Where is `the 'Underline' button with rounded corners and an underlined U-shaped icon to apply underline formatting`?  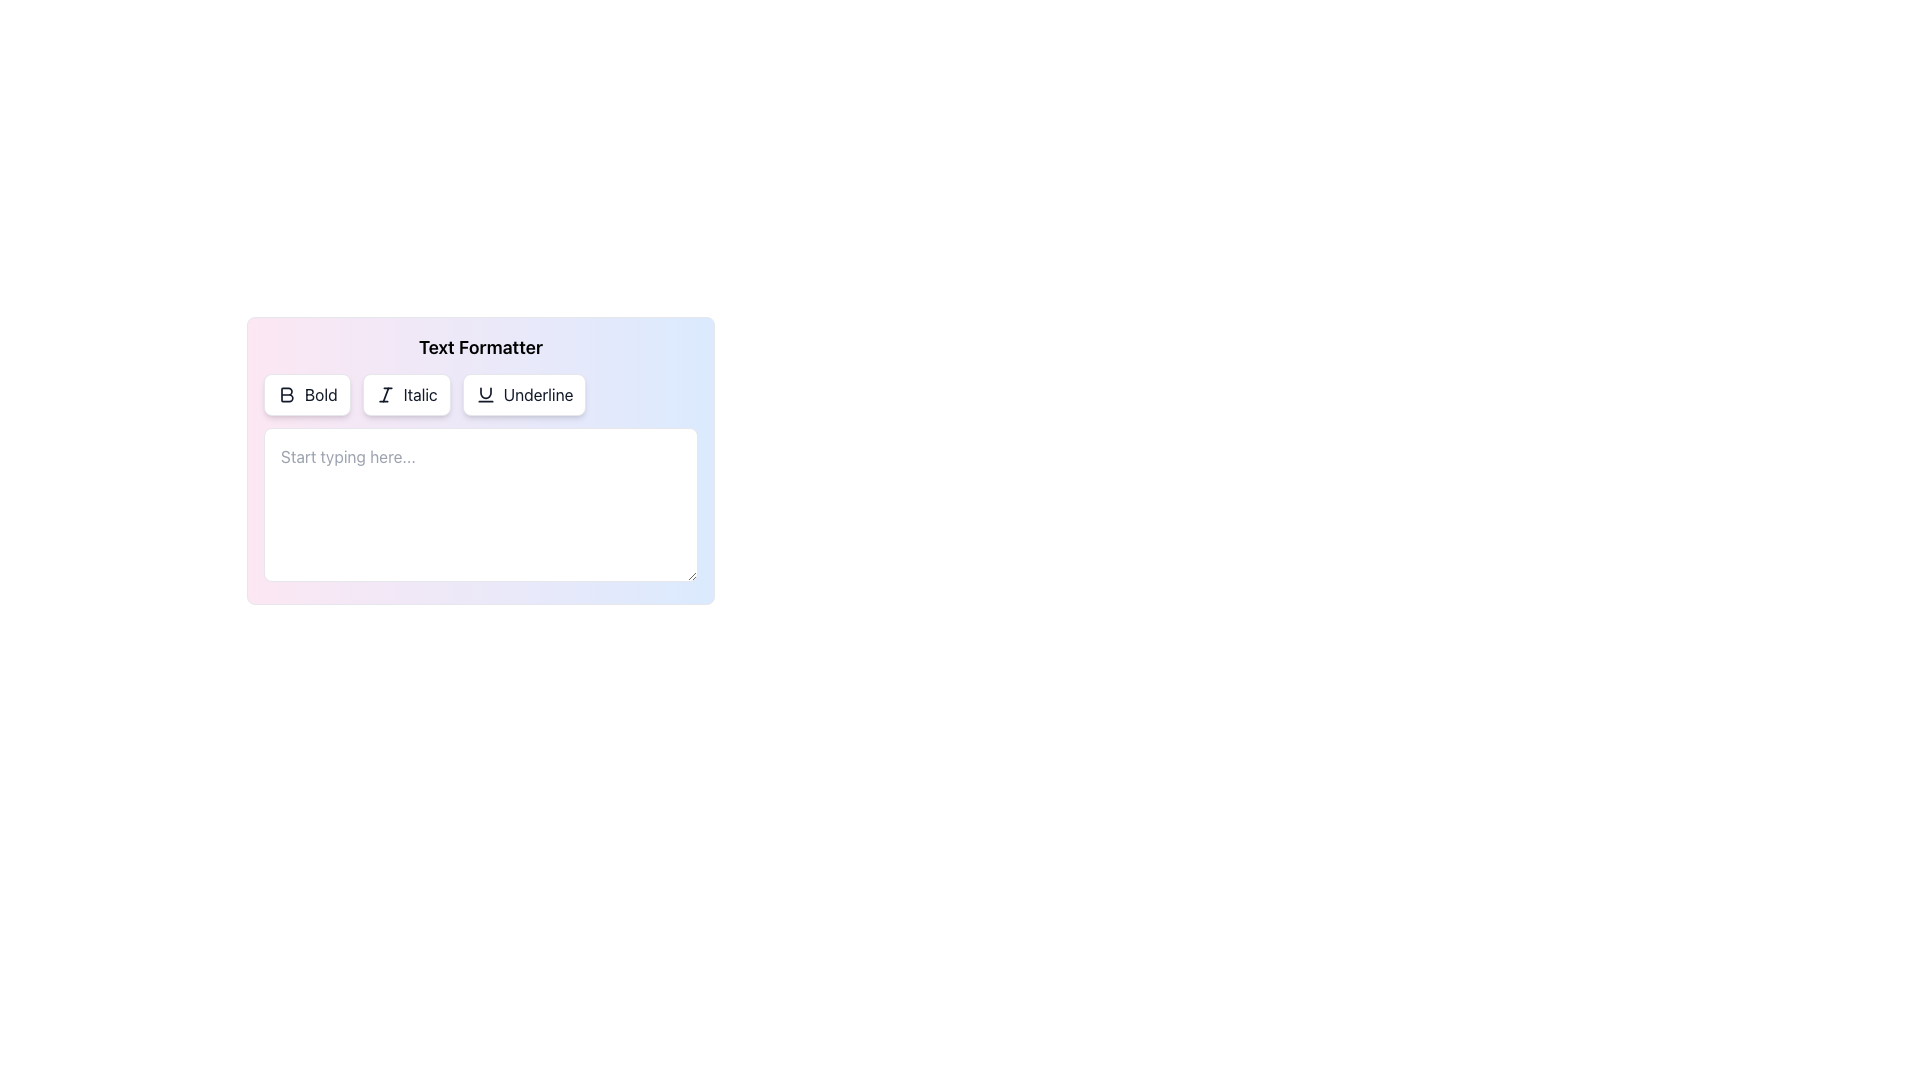
the 'Underline' button with rounded corners and an underlined U-shaped icon to apply underline formatting is located at coordinates (524, 394).